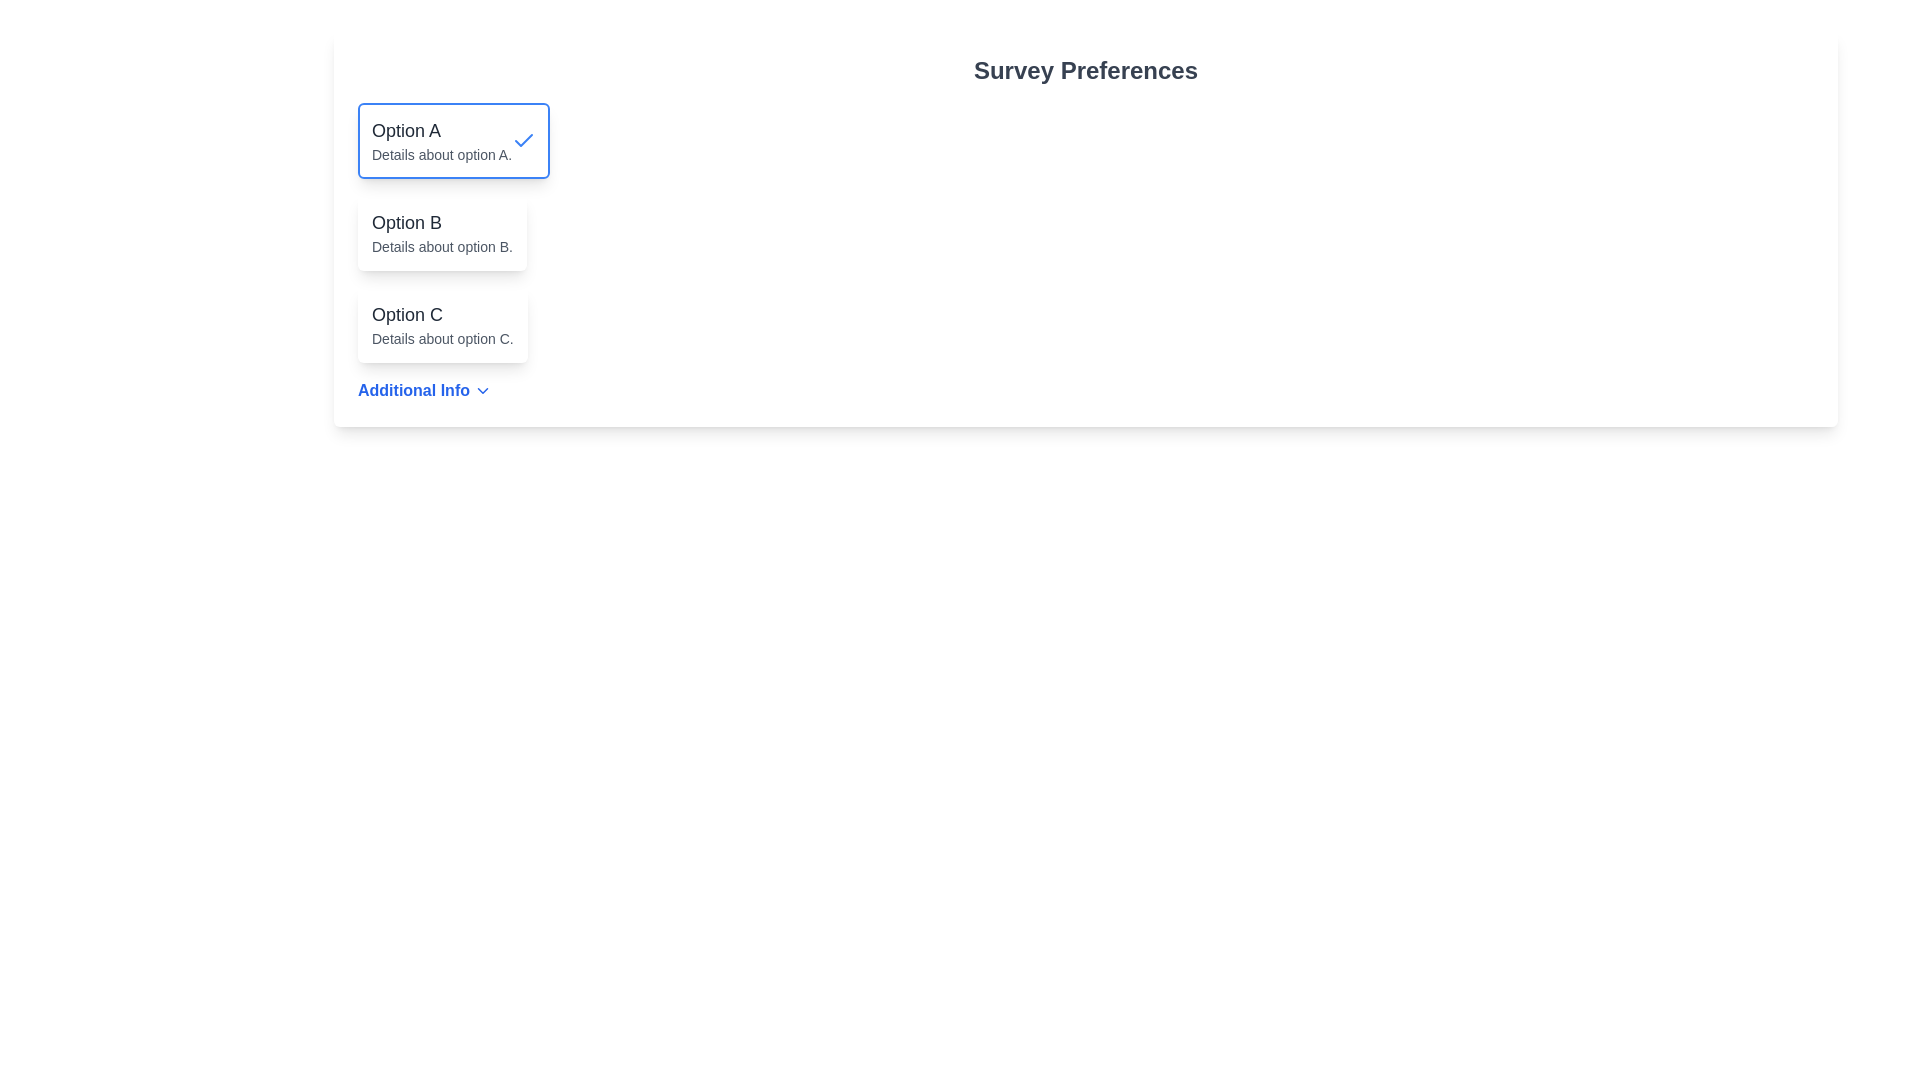  What do you see at coordinates (441, 323) in the screenshot?
I see `the 'Option C' selectable option in the survey preferences section` at bounding box center [441, 323].